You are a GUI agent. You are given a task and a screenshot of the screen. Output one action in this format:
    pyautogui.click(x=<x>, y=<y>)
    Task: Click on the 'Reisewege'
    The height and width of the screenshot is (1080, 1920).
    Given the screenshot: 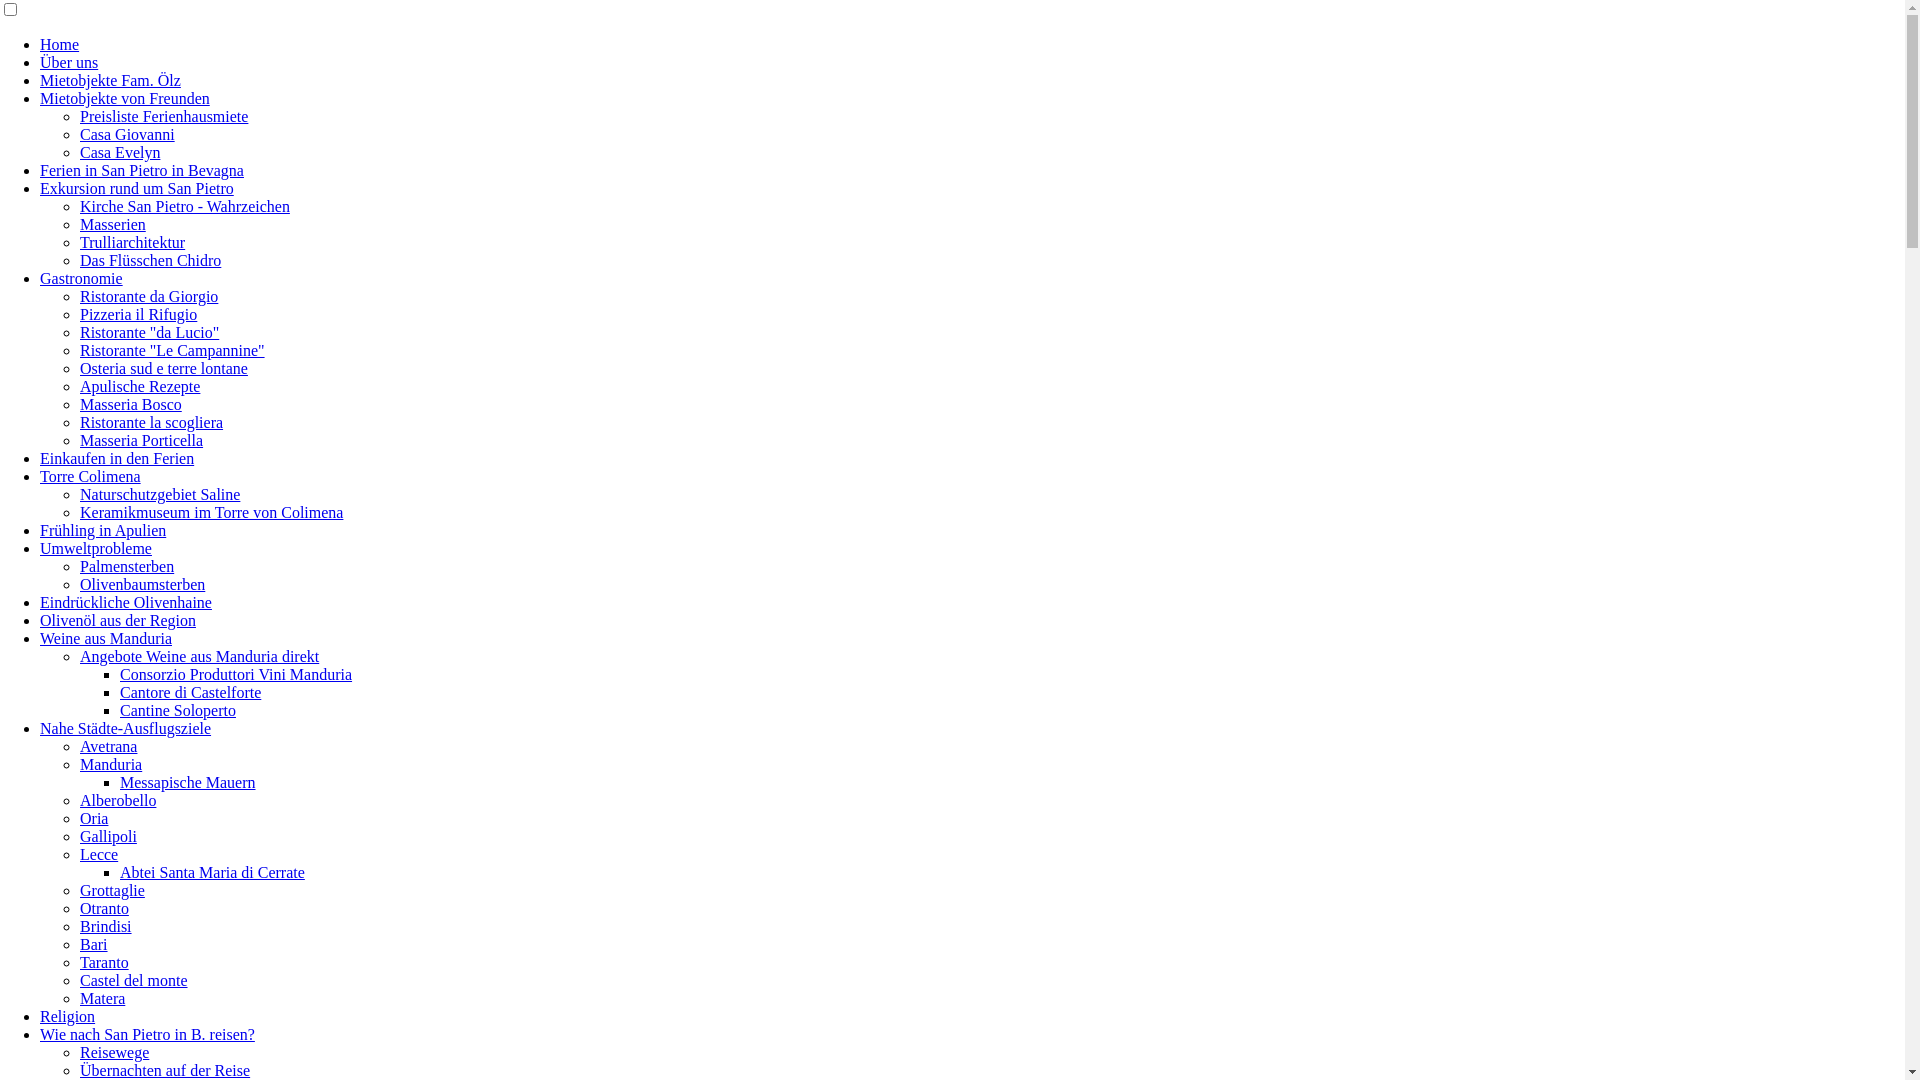 What is the action you would take?
    pyautogui.click(x=80, y=1051)
    